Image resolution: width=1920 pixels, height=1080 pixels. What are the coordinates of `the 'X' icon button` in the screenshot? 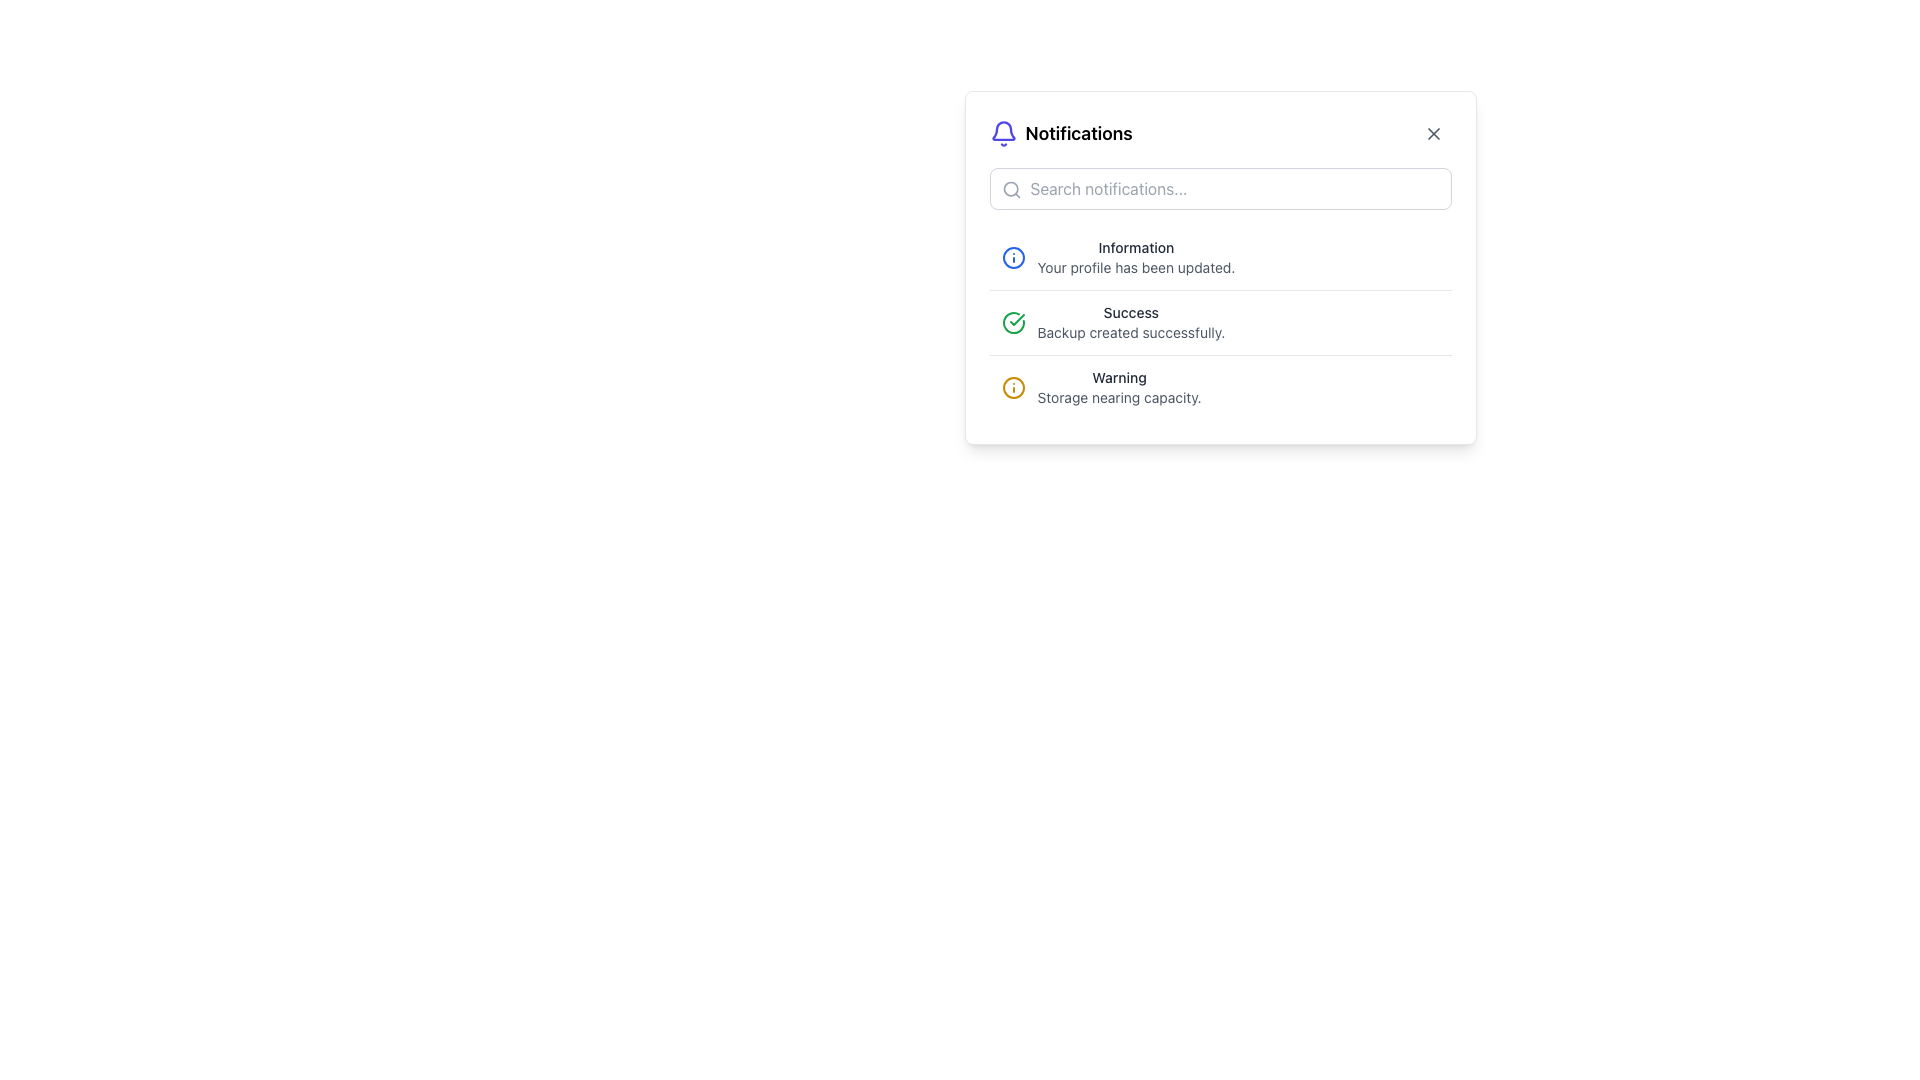 It's located at (1432, 134).